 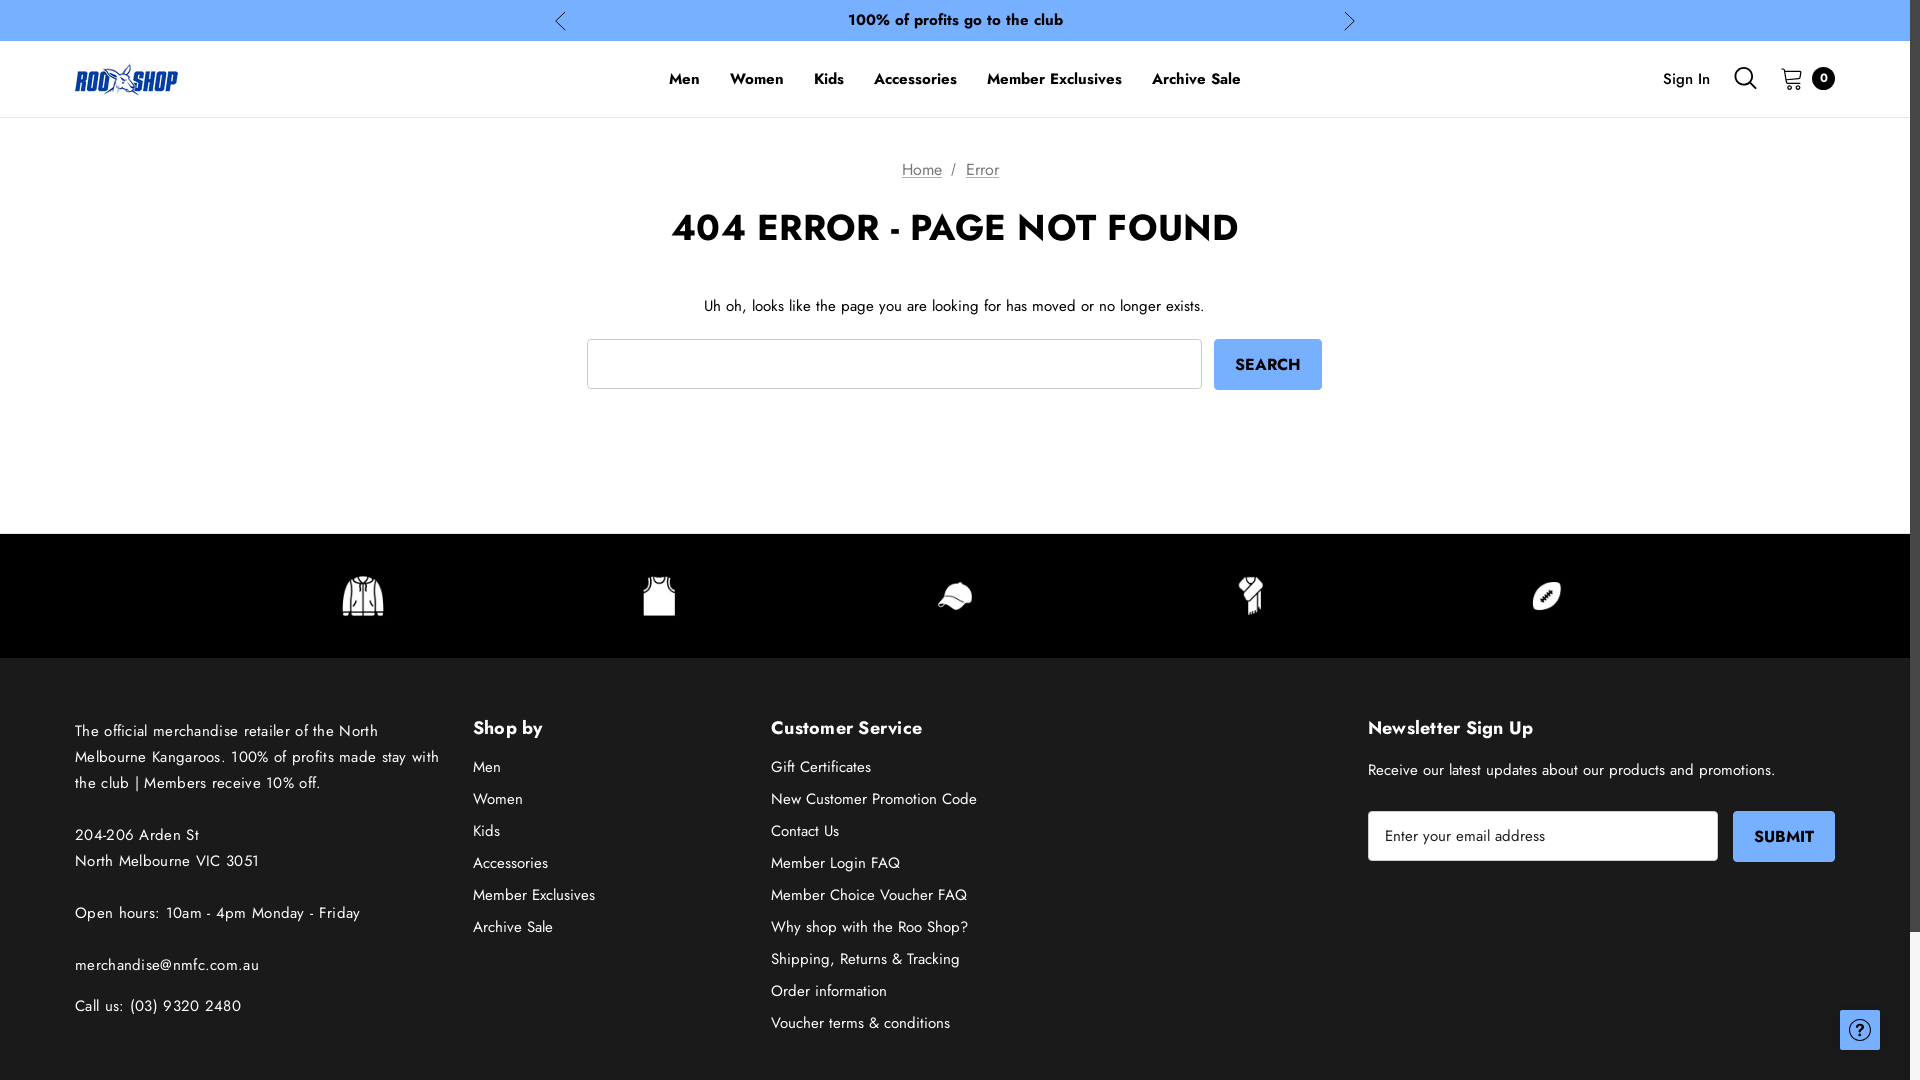 What do you see at coordinates (1801, 76) in the screenshot?
I see `'0'` at bounding box center [1801, 76].